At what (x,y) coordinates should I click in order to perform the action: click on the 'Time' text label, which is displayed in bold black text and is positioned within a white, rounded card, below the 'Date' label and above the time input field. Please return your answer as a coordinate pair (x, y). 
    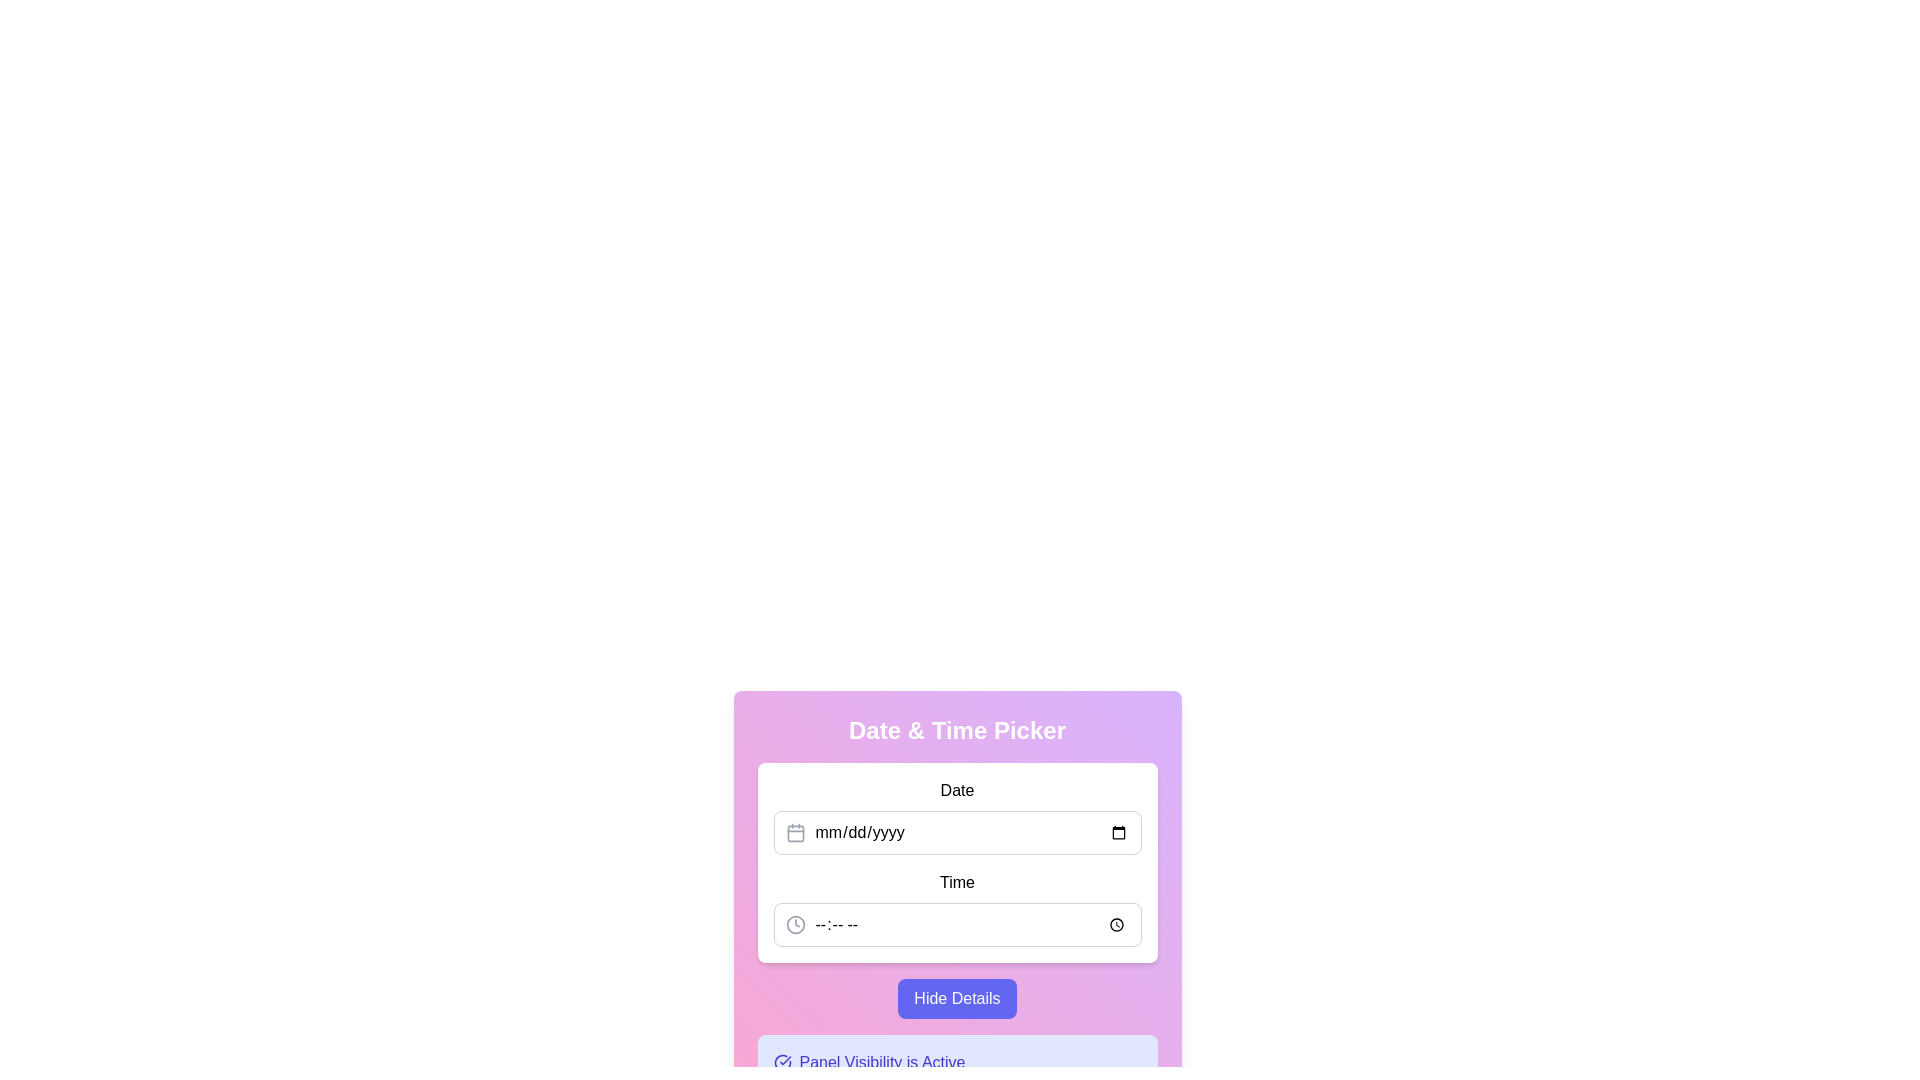
    Looking at the image, I should click on (956, 881).